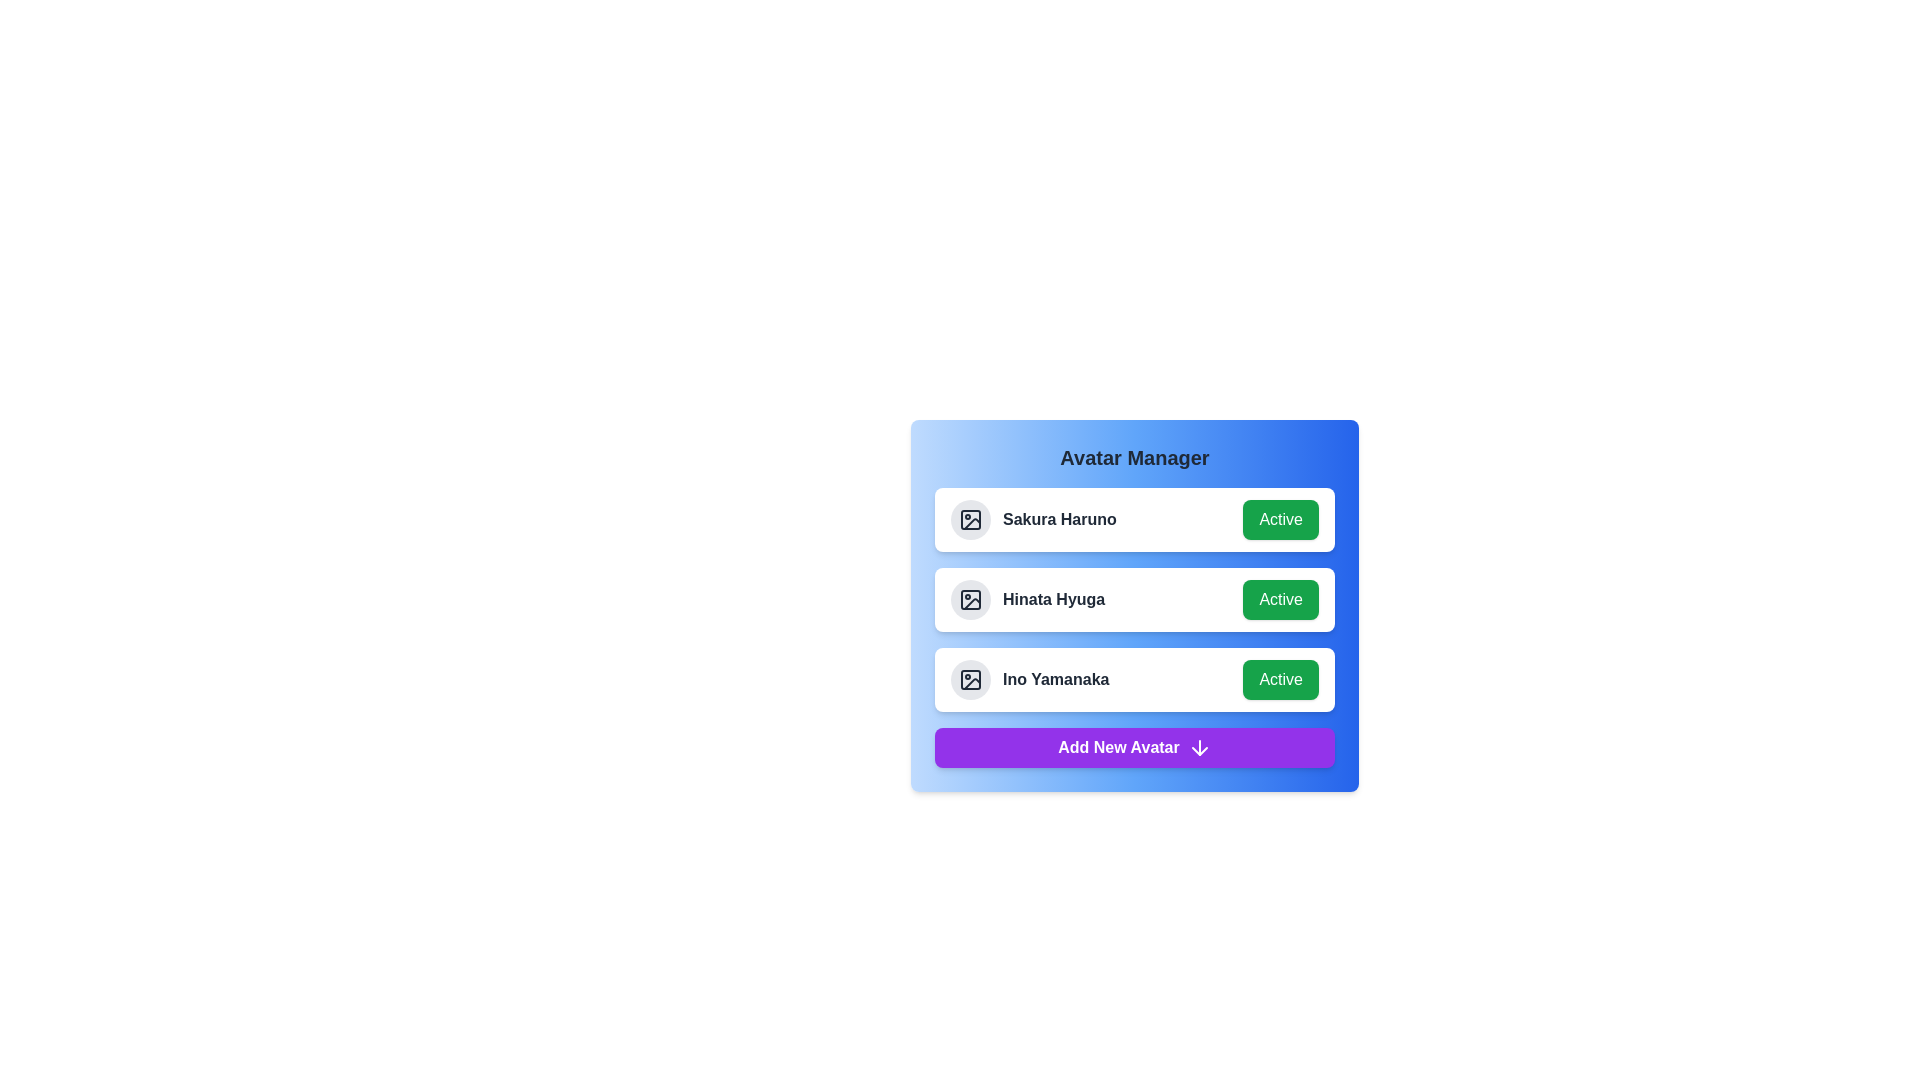  I want to click on the avatar icon for the user 'Hinata Hyuga' in the 'Avatar Manager' panel, which is a gray square box with rounded corners and a circular mark, located in the second row of the list, so click(970, 599).